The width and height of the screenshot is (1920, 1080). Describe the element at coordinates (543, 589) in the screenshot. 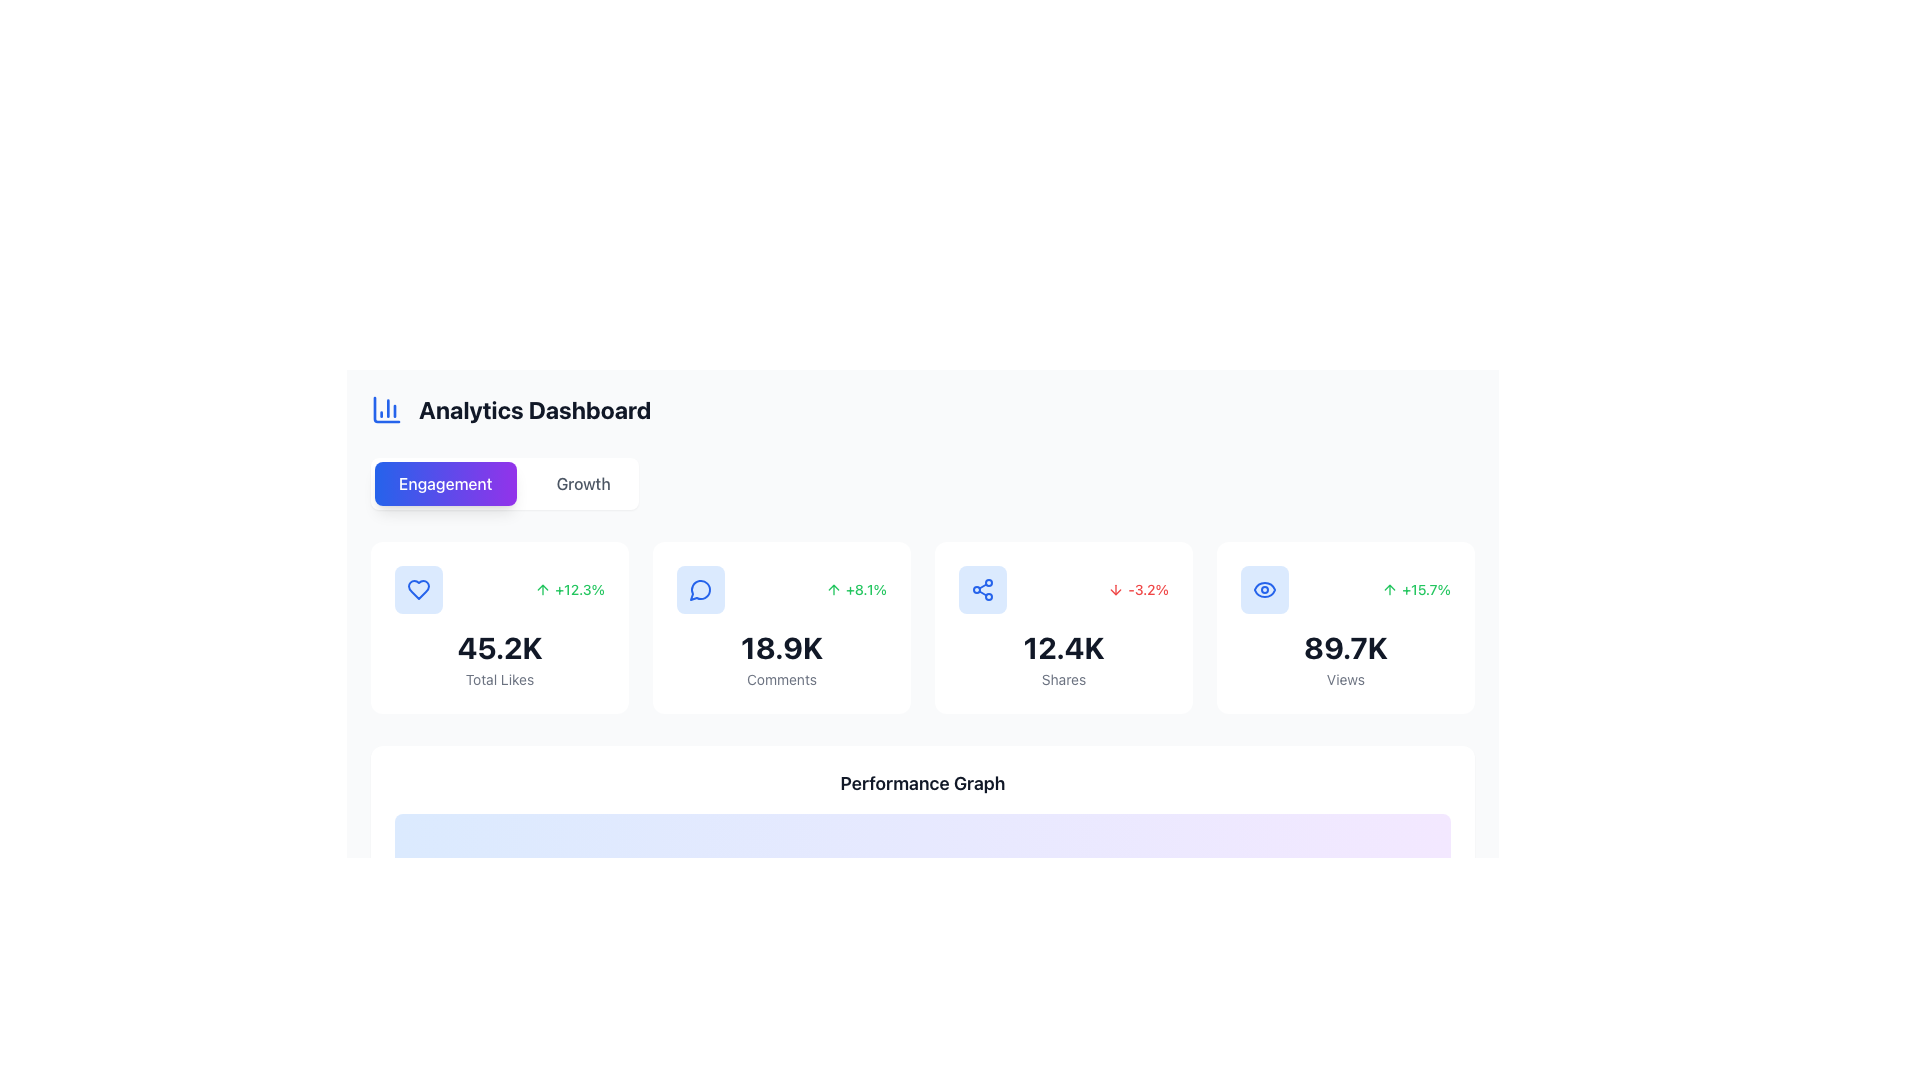

I see `the Icon (Arrow-Up)` at that location.